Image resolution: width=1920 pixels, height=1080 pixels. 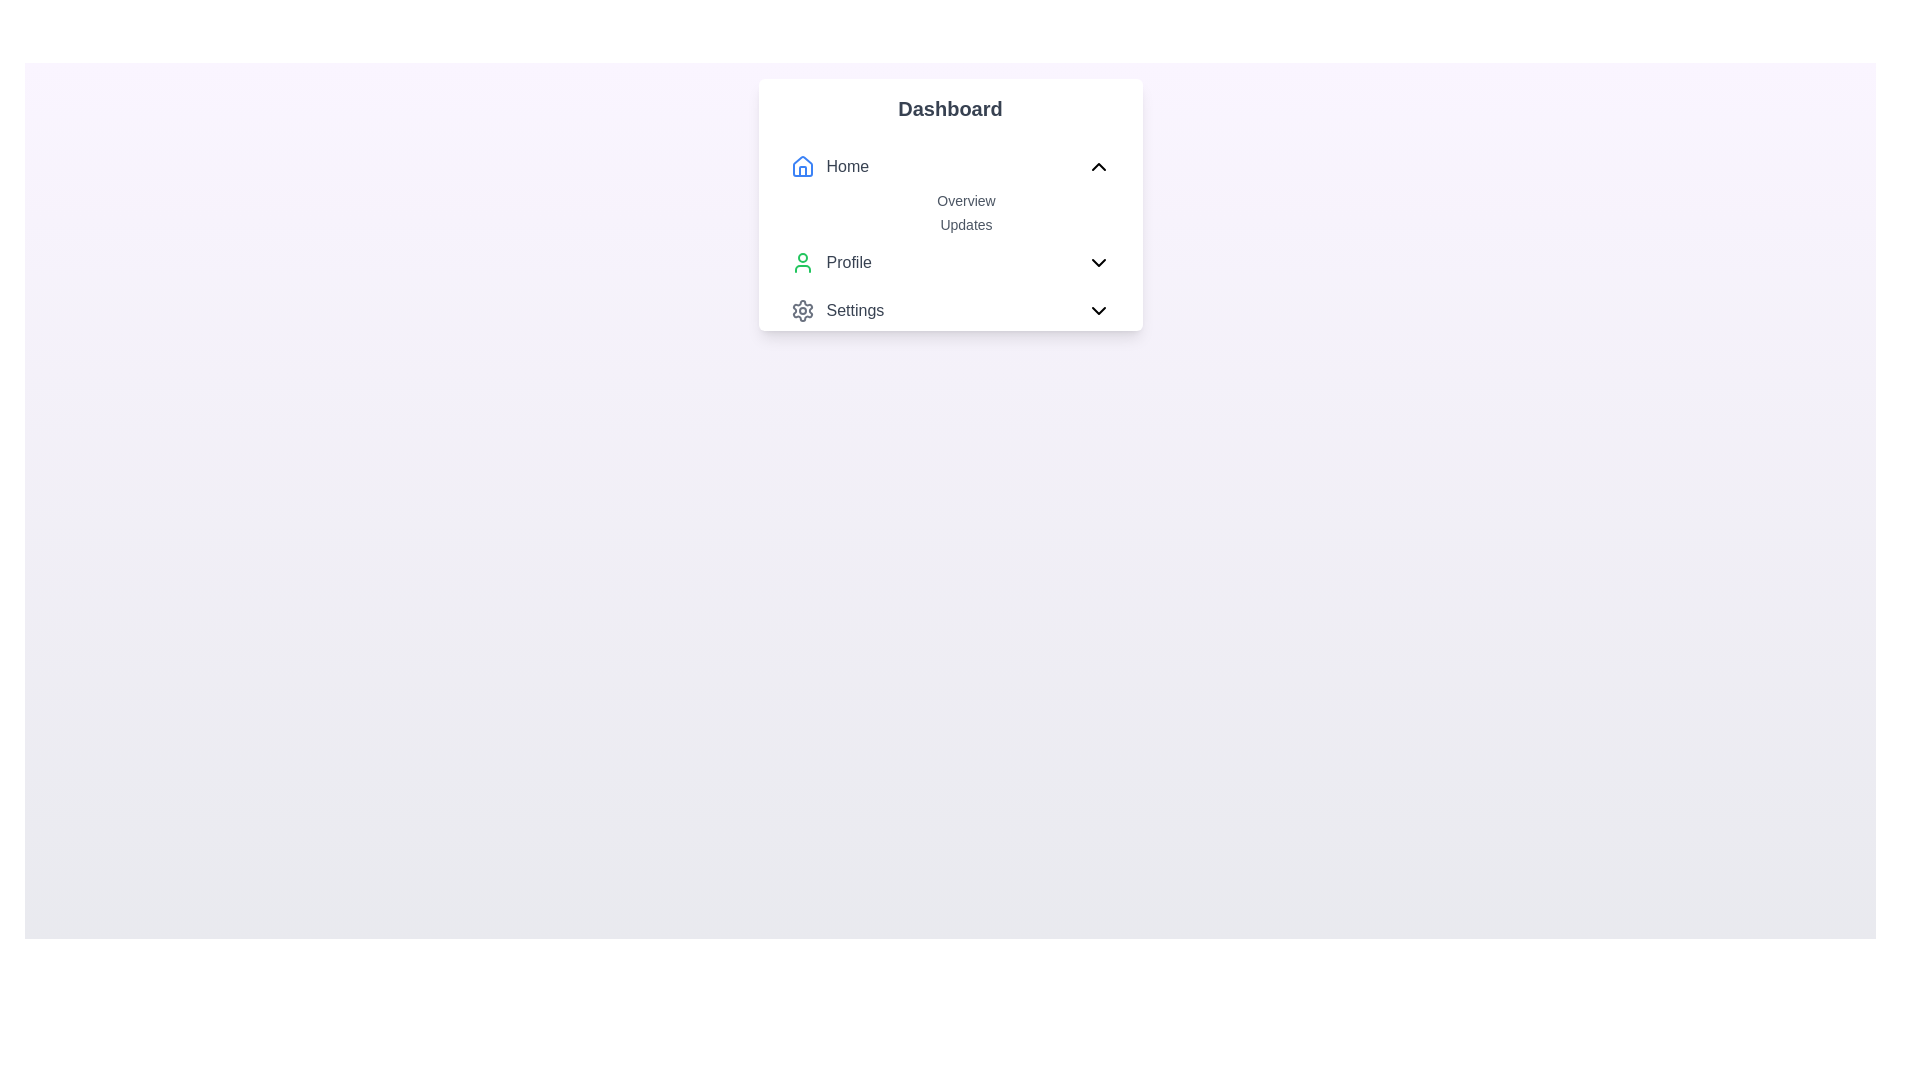 What do you see at coordinates (847, 165) in the screenshot?
I see `the 'Home' text label` at bounding box center [847, 165].